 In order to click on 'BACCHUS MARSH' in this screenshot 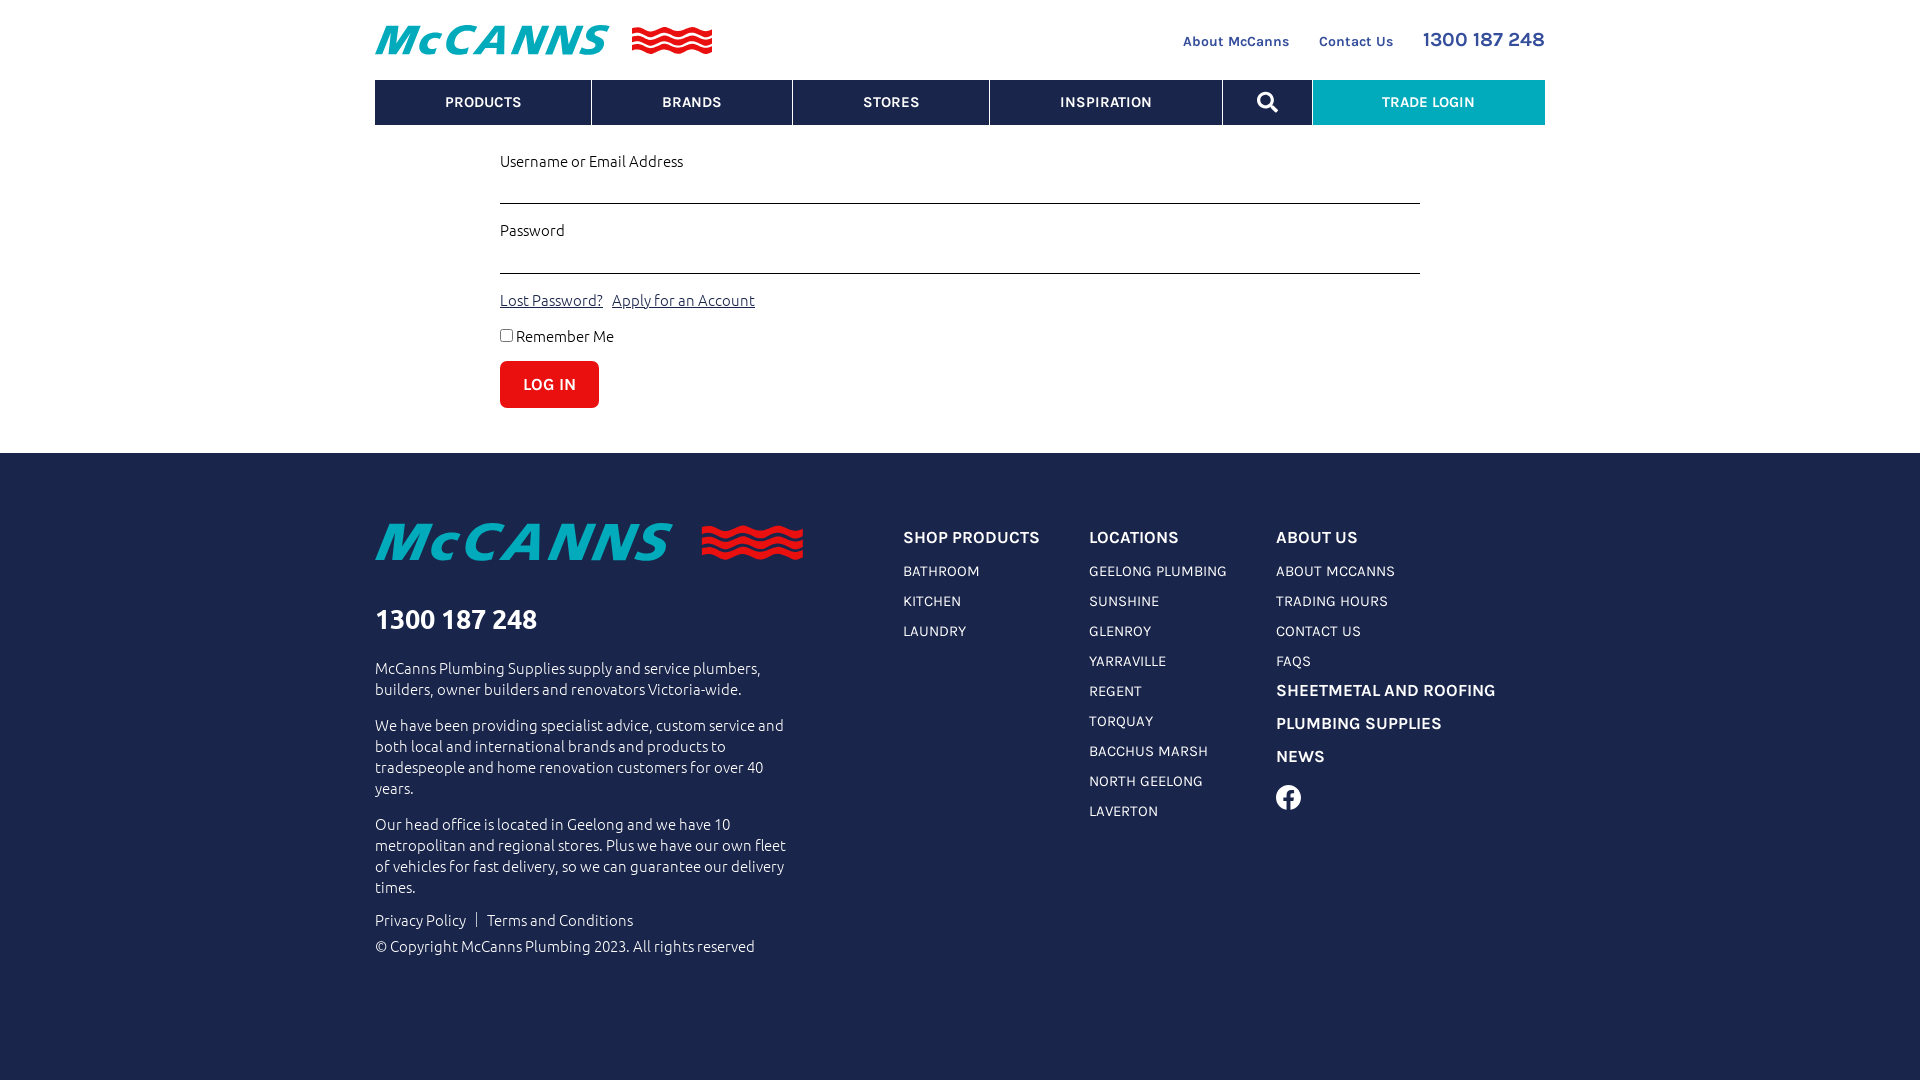, I will do `click(1088, 751)`.